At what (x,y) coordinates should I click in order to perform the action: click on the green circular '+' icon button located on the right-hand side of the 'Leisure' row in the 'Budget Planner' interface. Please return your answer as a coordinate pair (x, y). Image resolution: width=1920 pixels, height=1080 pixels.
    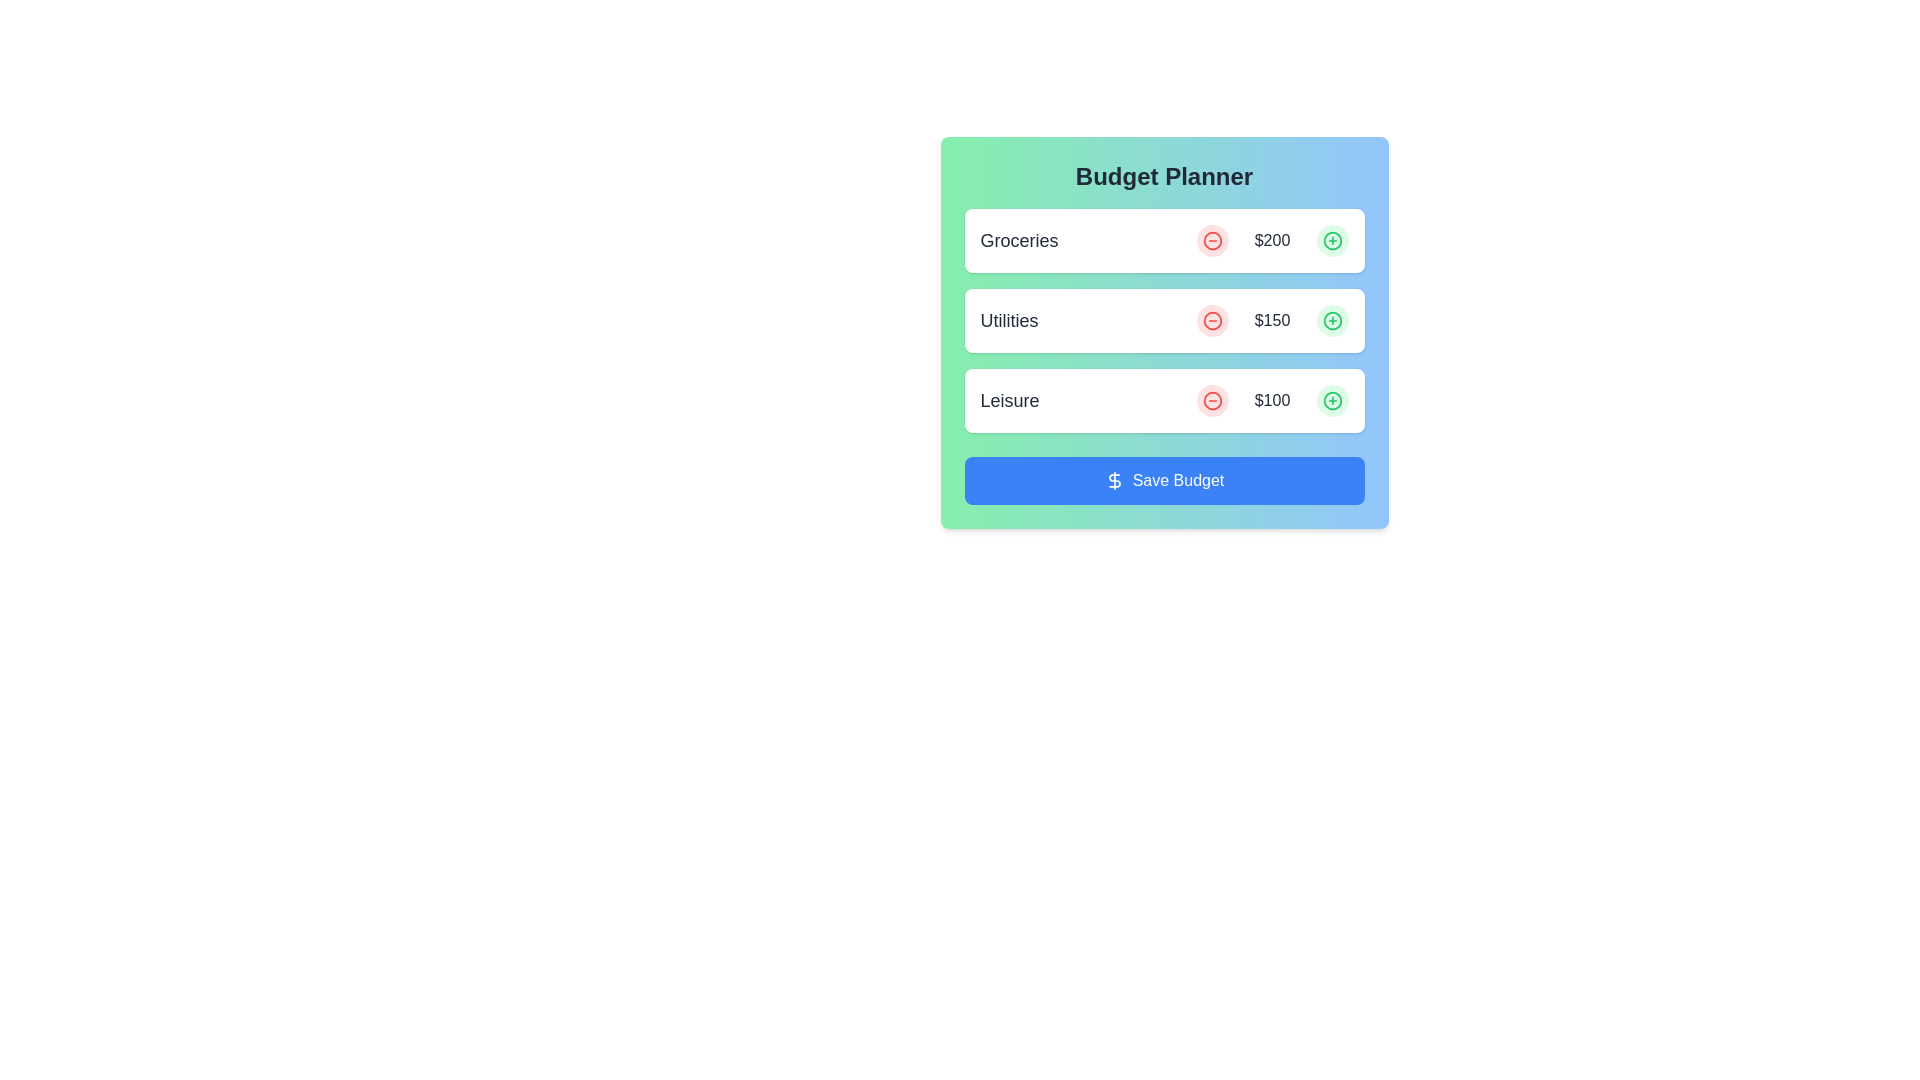
    Looking at the image, I should click on (1332, 401).